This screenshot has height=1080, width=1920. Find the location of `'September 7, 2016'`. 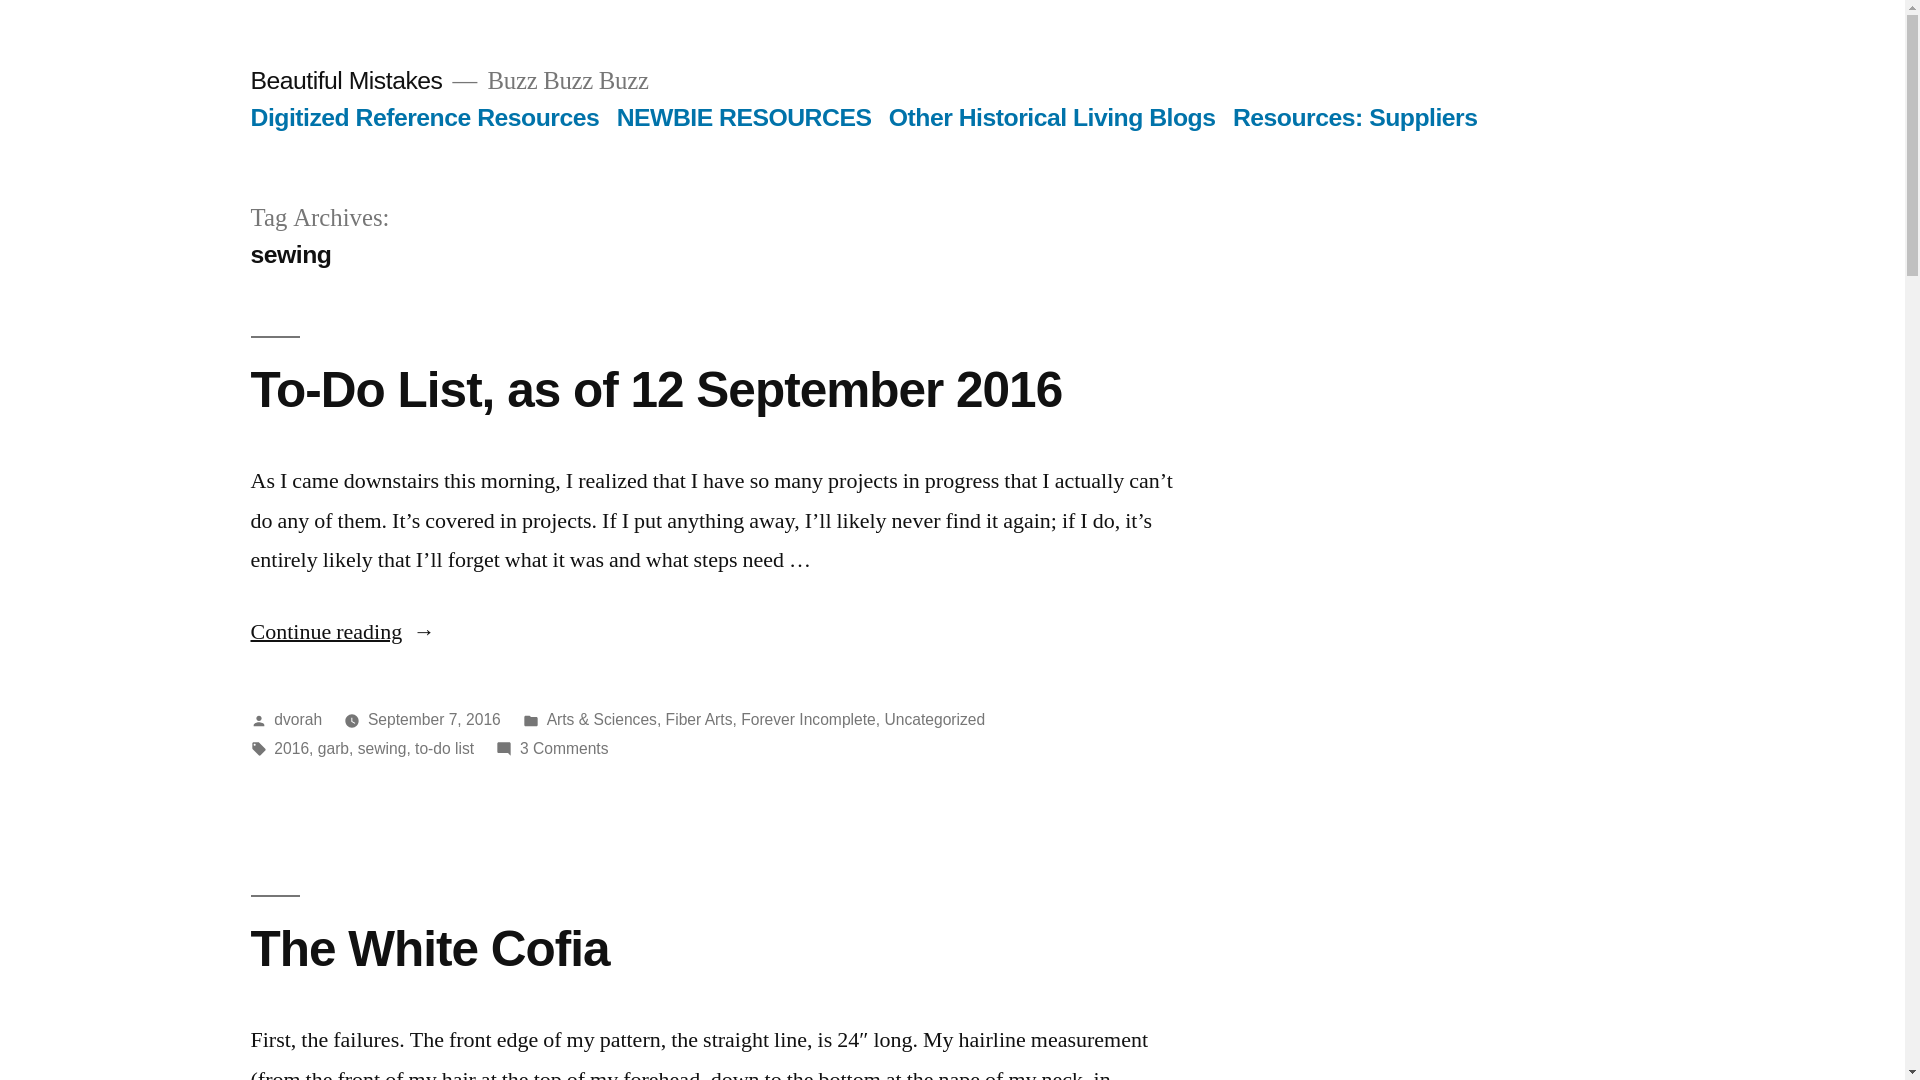

'September 7, 2016' is located at coordinates (433, 718).